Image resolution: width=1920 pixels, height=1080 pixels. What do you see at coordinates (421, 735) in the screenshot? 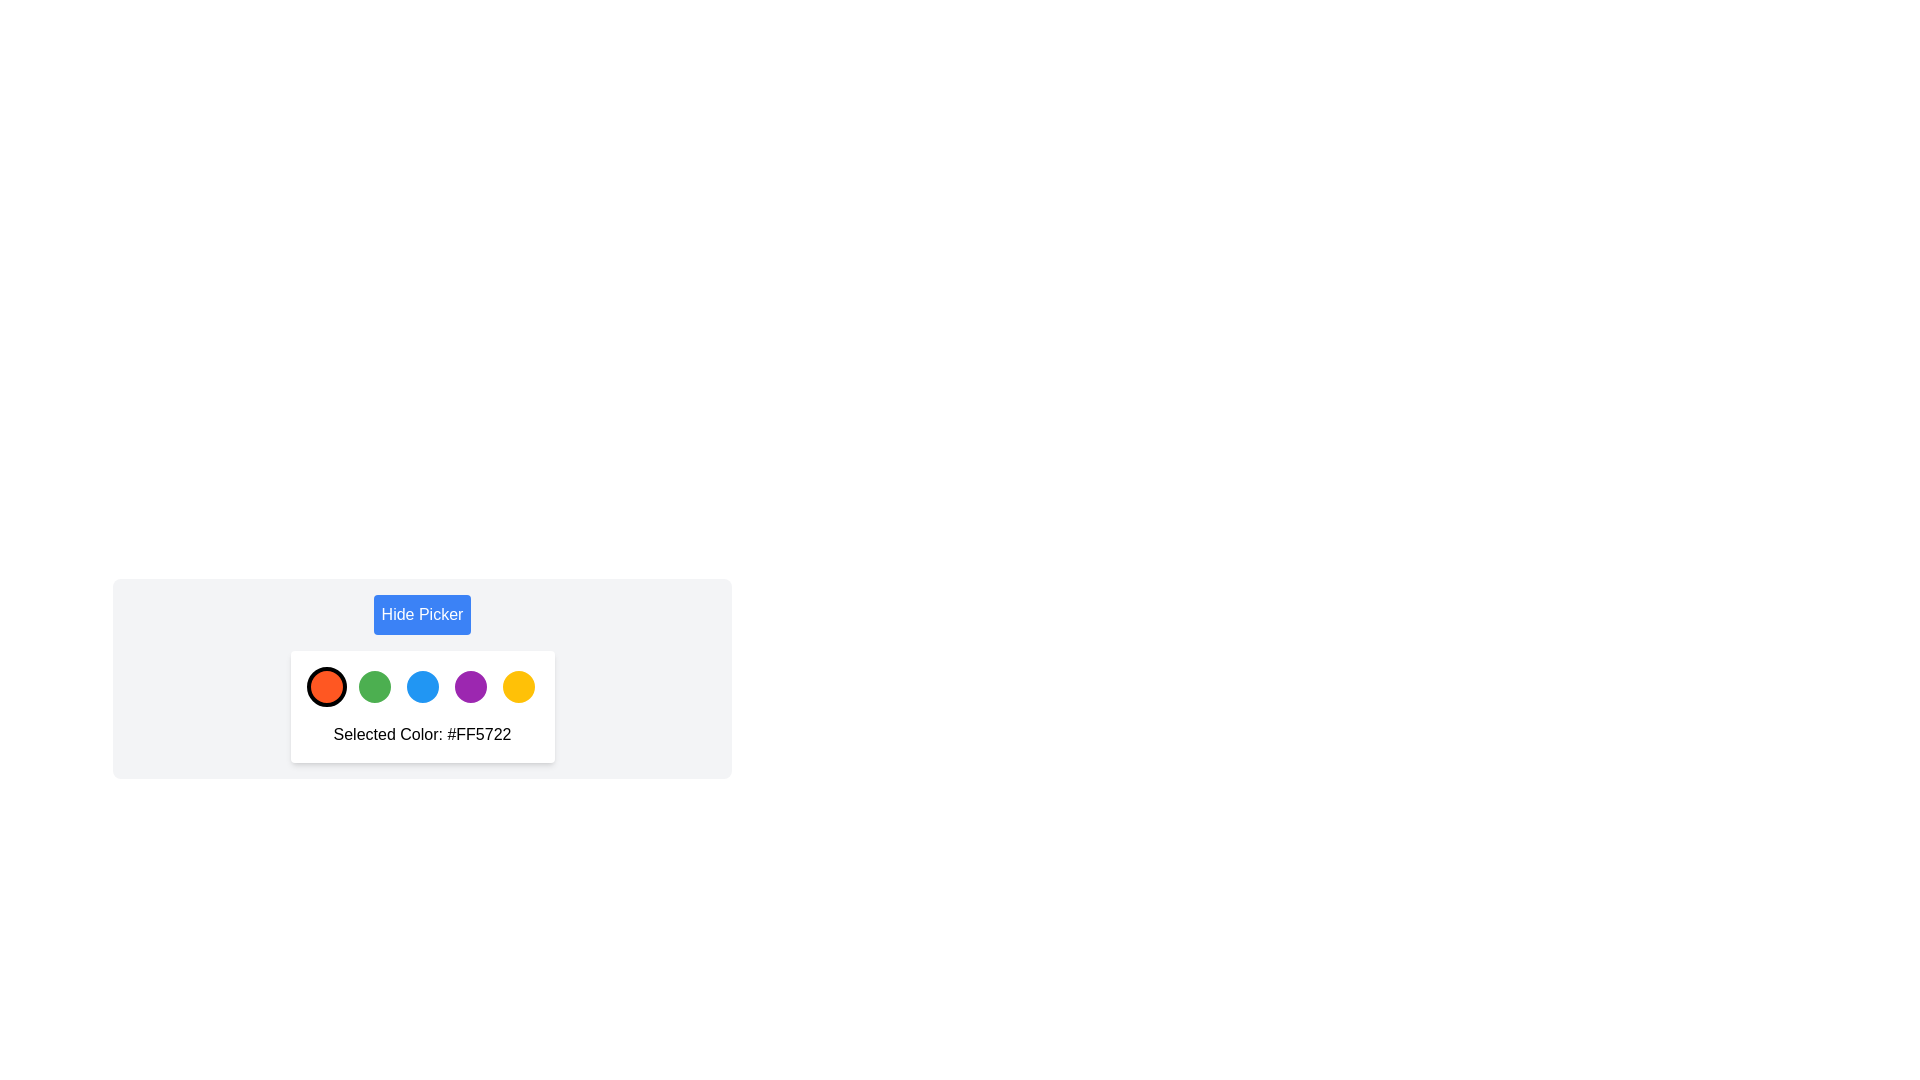
I see `displayed color value from the static text label showing 'Selected Color: #FF5722', which is located centered horizontally underneath a row of circular color indicators` at bounding box center [421, 735].